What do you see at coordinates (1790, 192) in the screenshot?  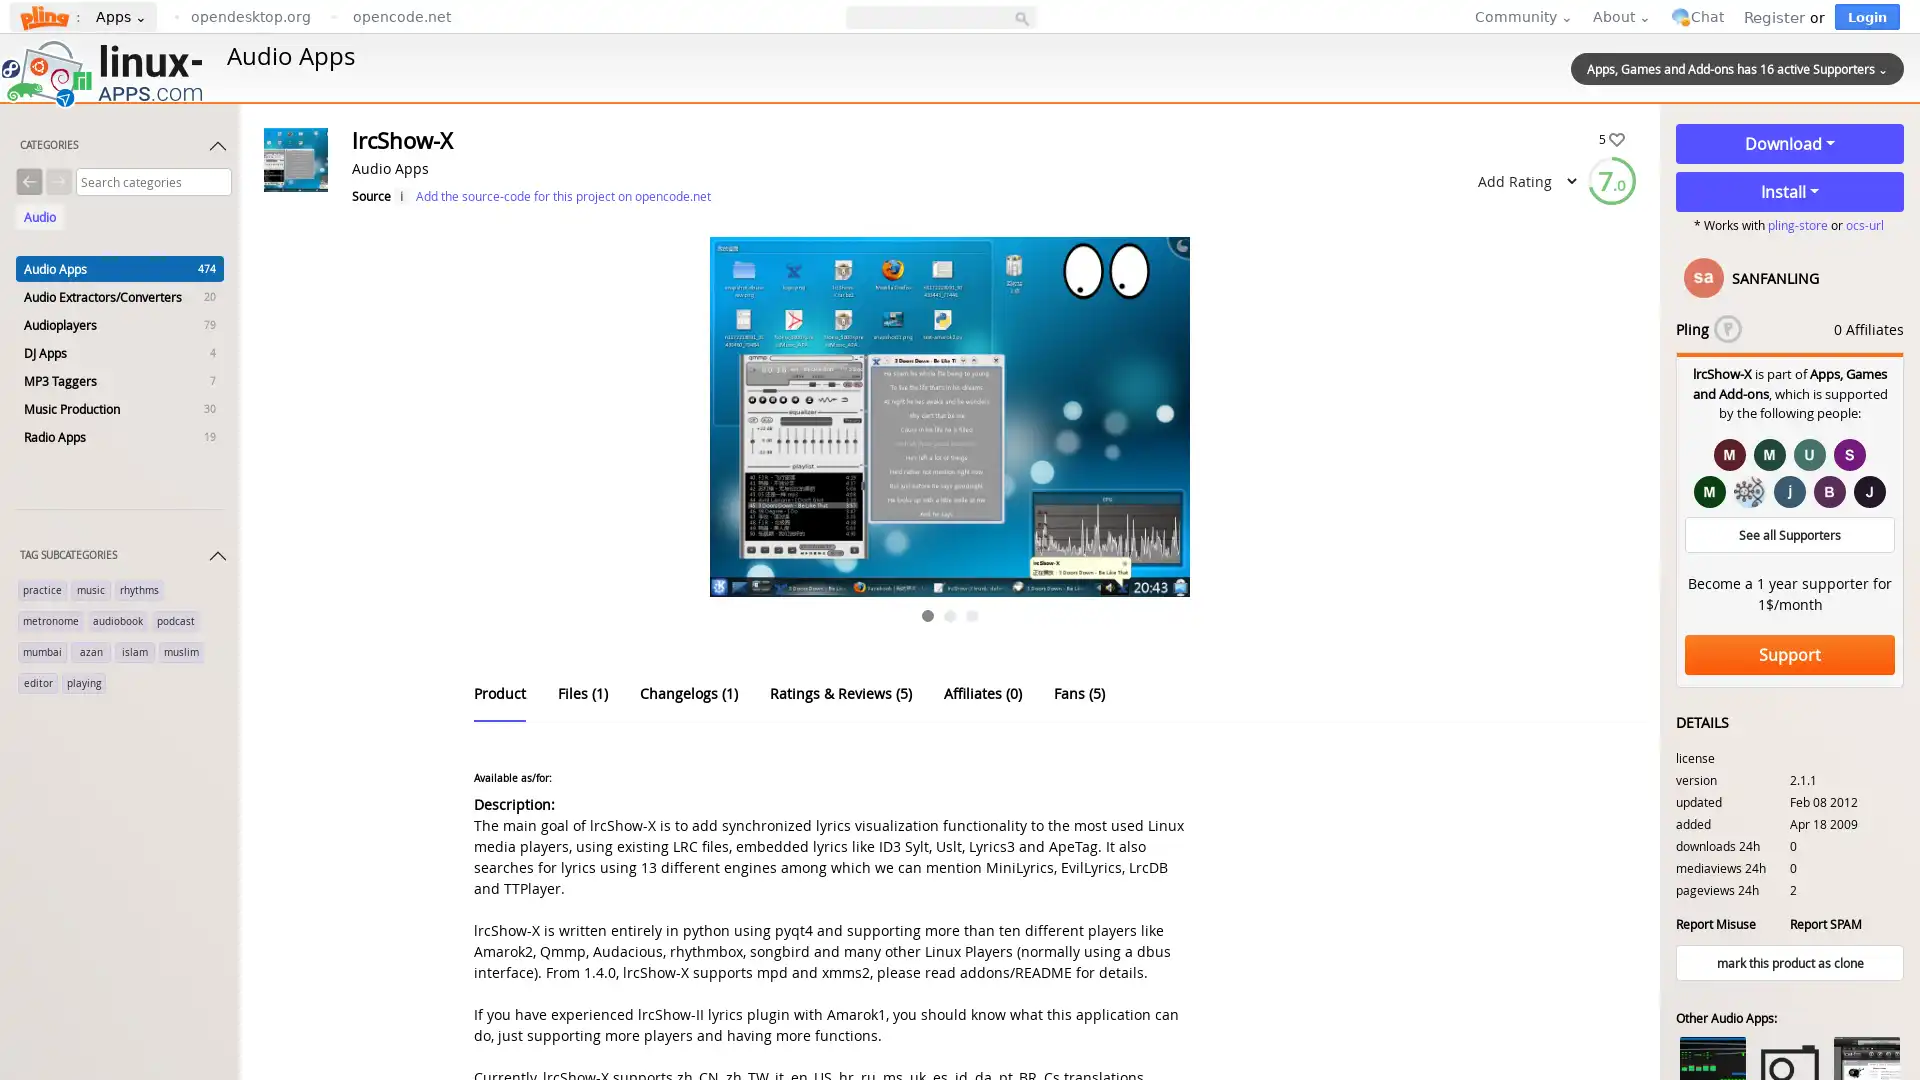 I see `Install` at bounding box center [1790, 192].